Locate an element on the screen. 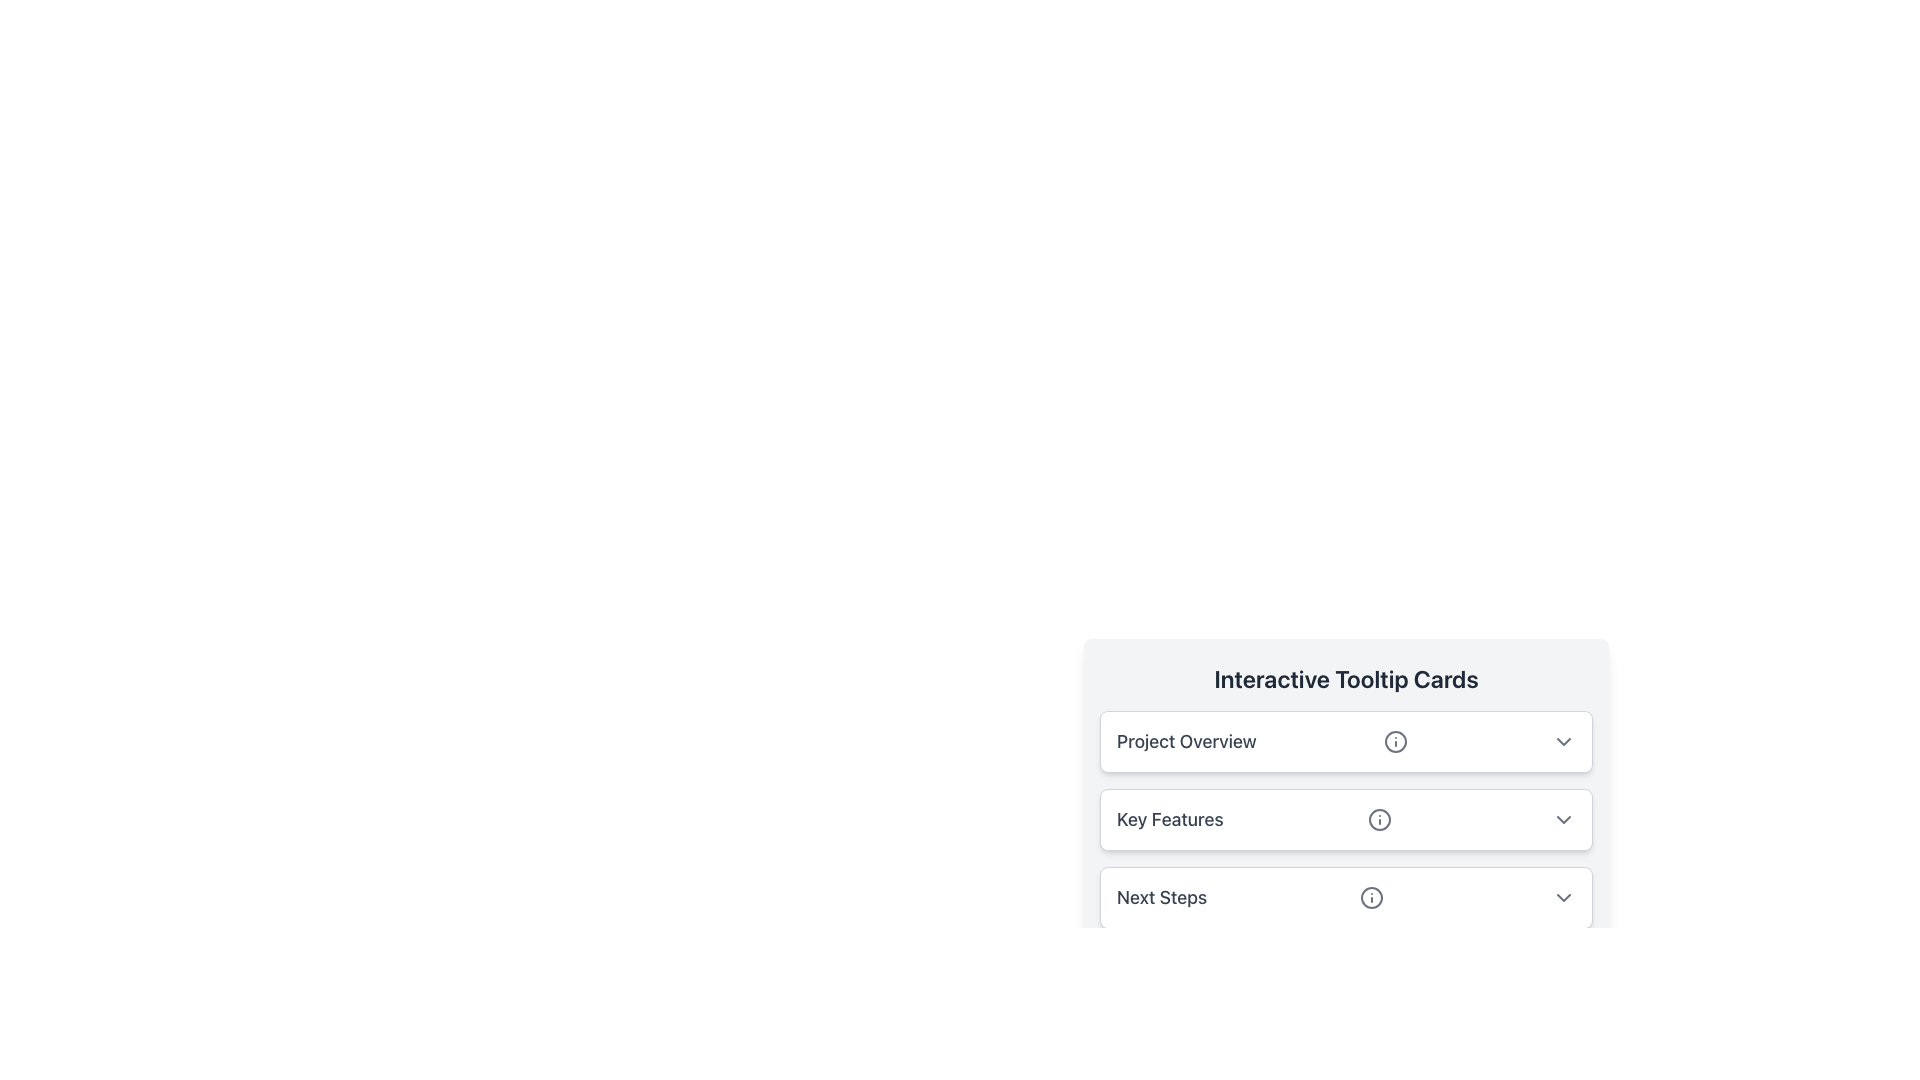 The height and width of the screenshot is (1080, 1920). the second card in the stack layout titled 'Interactive Tooltip Cards' which is located in the center of the middle section is located at coordinates (1346, 794).